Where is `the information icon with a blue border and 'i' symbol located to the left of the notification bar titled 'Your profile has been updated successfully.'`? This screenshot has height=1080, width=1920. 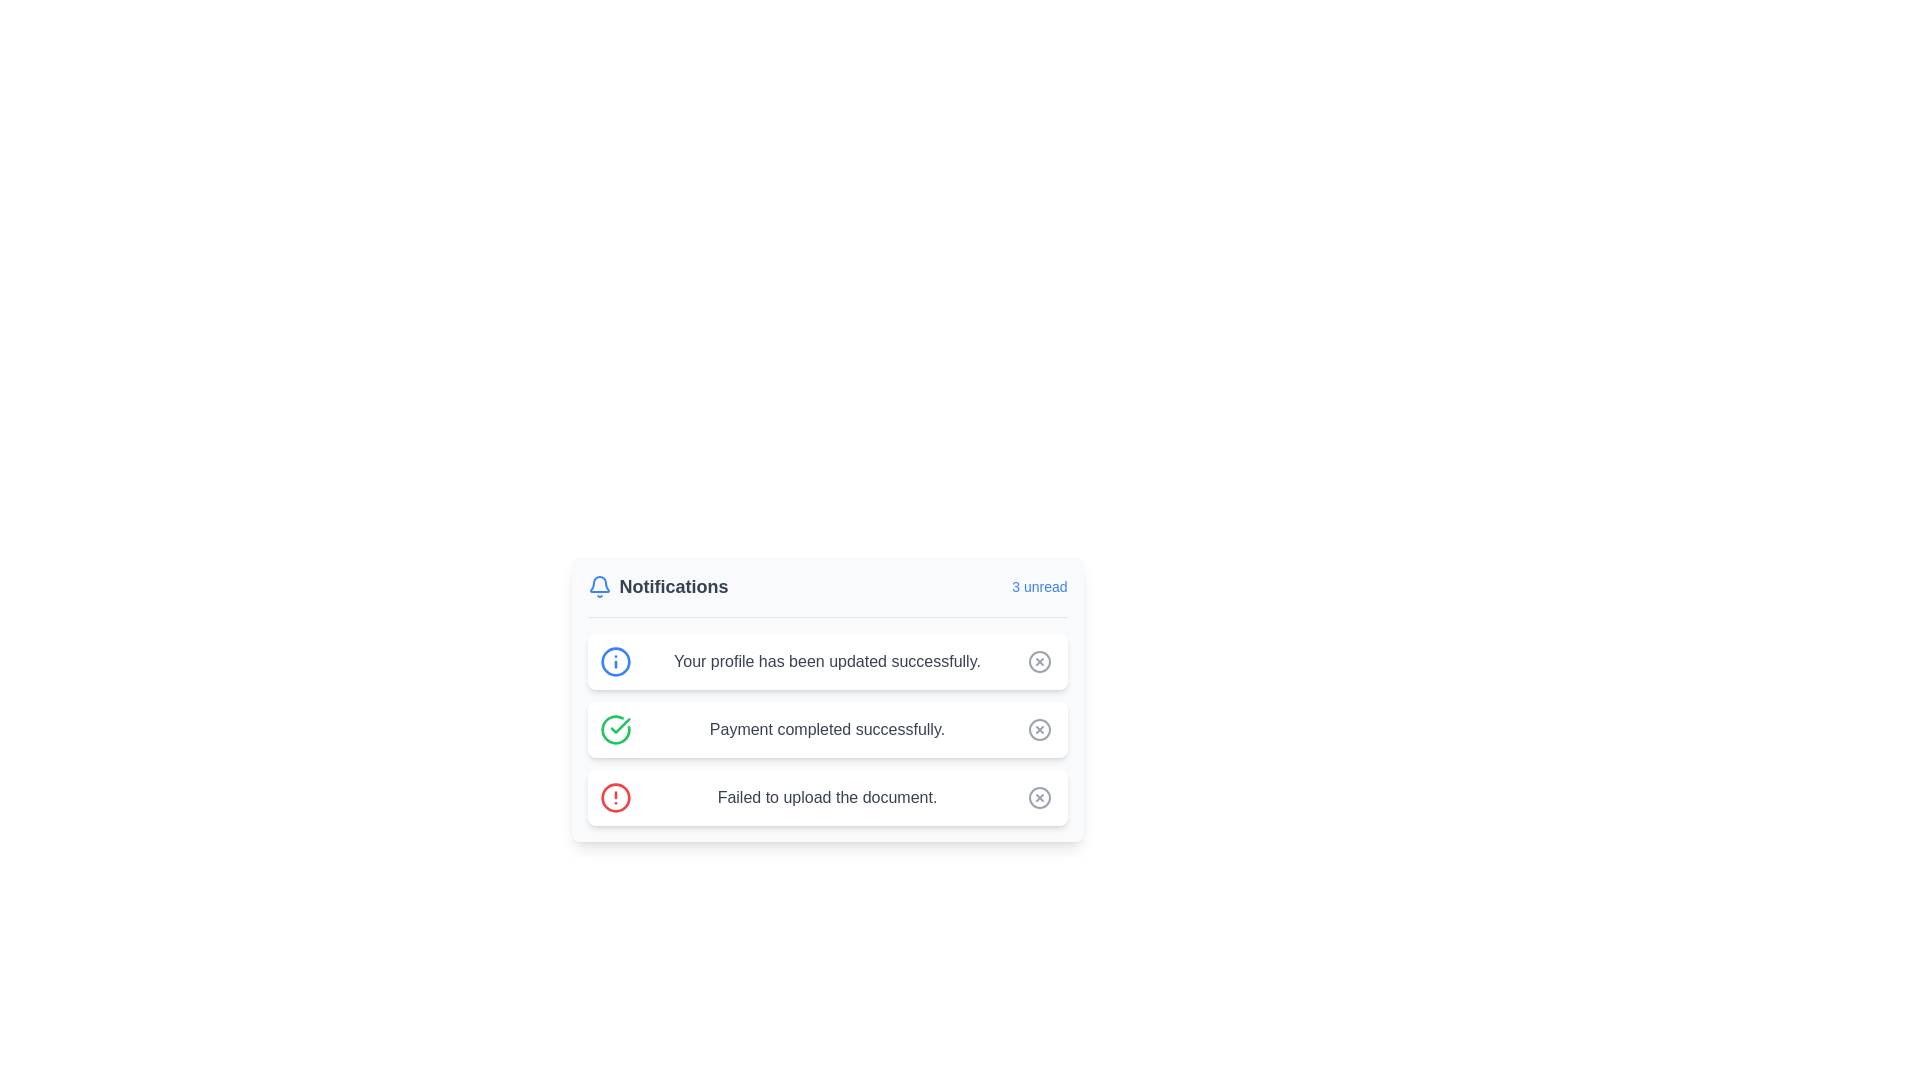 the information icon with a blue border and 'i' symbol located to the left of the notification bar titled 'Your profile has been updated successfully.' is located at coordinates (614, 662).